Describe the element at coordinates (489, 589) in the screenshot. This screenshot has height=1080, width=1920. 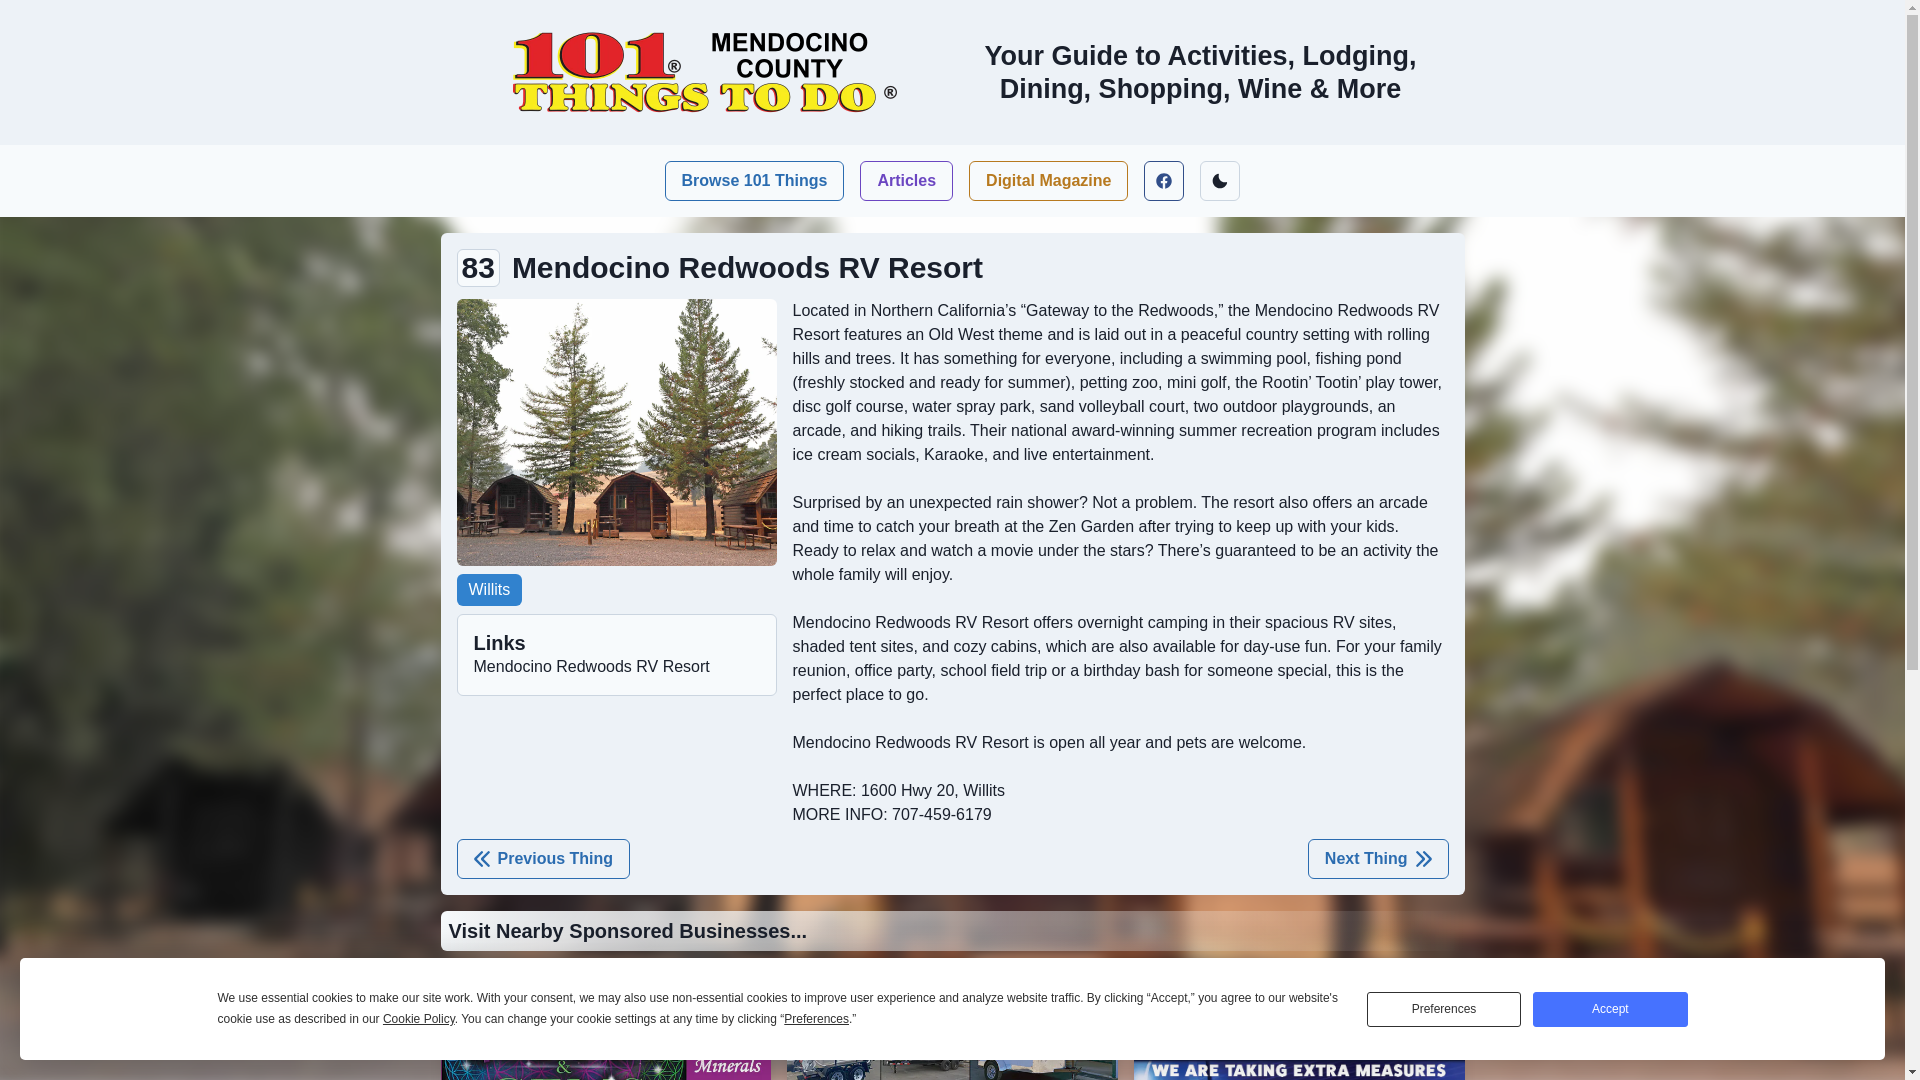
I see `'Willits'` at that location.